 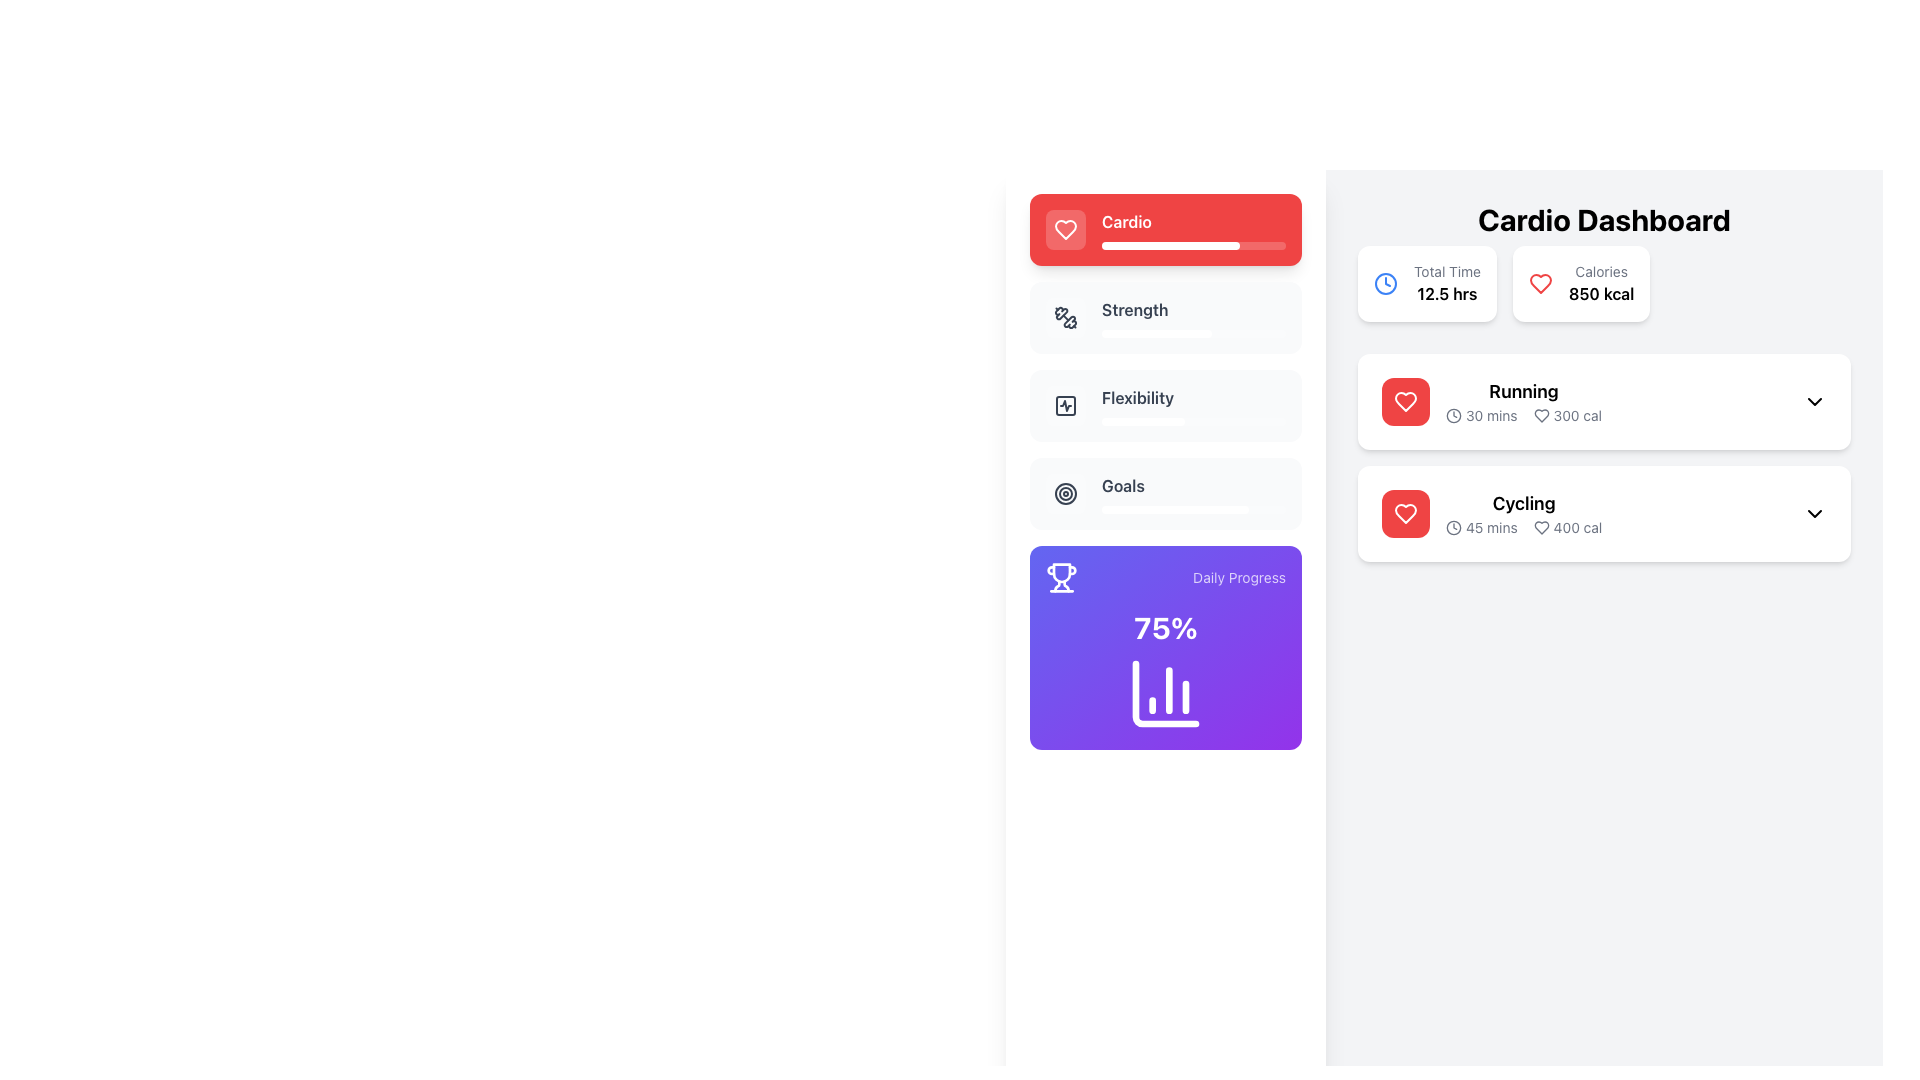 I want to click on the red heart icon button located in the top-left section of the list associated with the 'Cardio' label, so click(x=1064, y=229).